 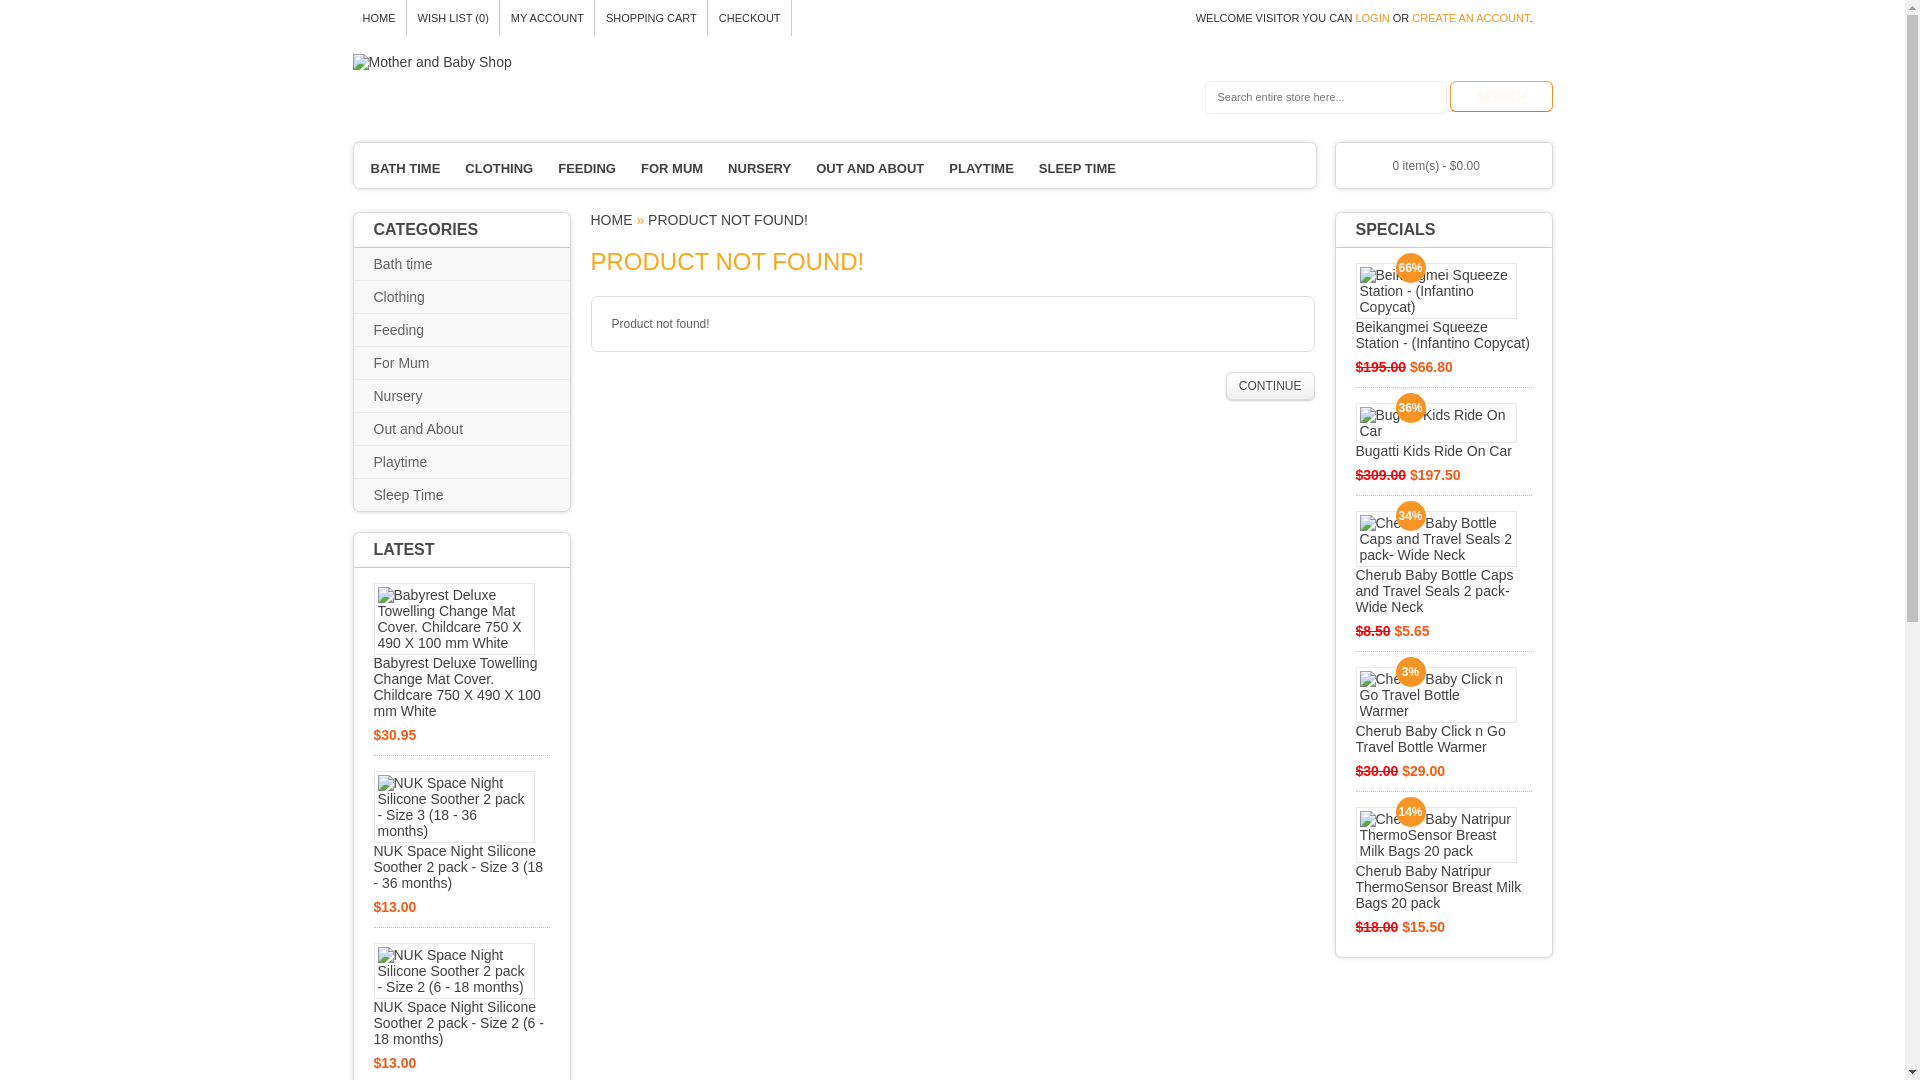 What do you see at coordinates (412, 396) in the screenshot?
I see `'Nursery'` at bounding box center [412, 396].